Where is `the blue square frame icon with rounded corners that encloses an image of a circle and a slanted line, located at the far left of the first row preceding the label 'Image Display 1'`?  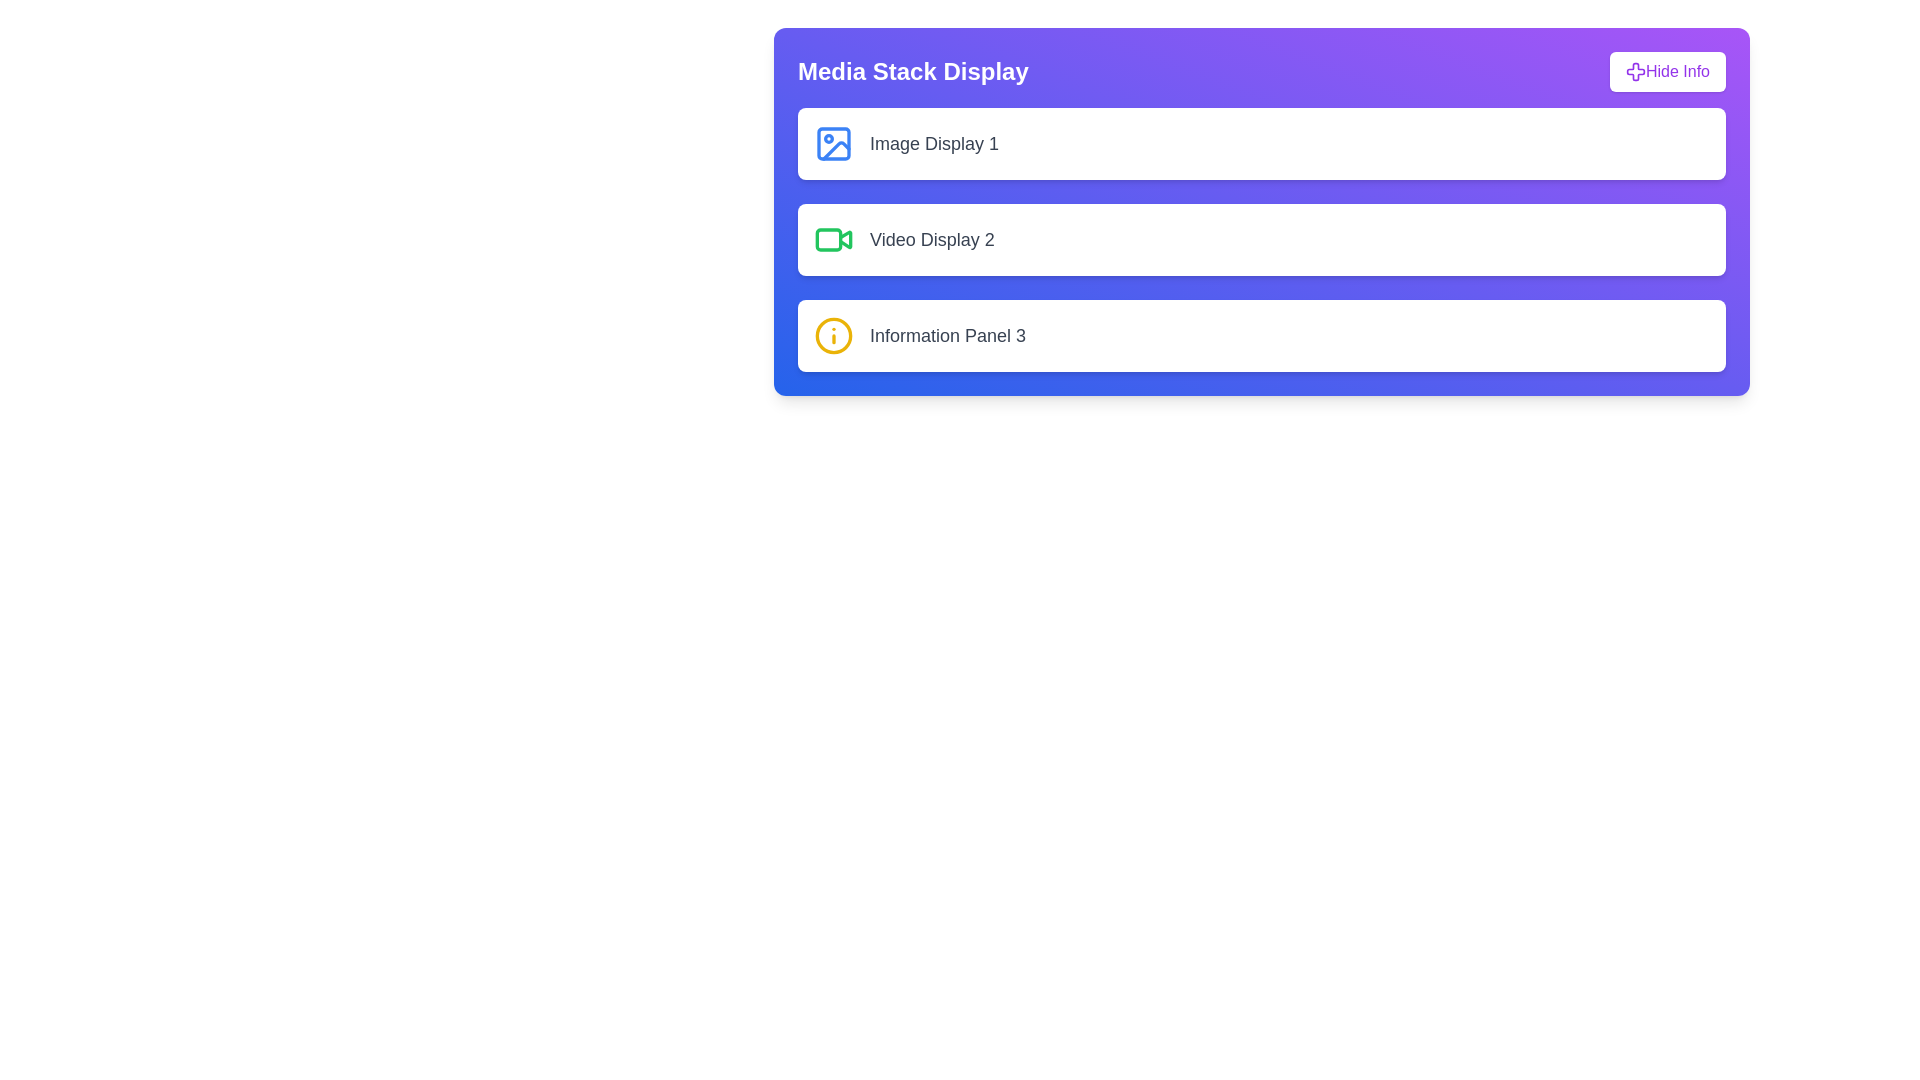 the blue square frame icon with rounded corners that encloses an image of a circle and a slanted line, located at the far left of the first row preceding the label 'Image Display 1' is located at coordinates (834, 142).